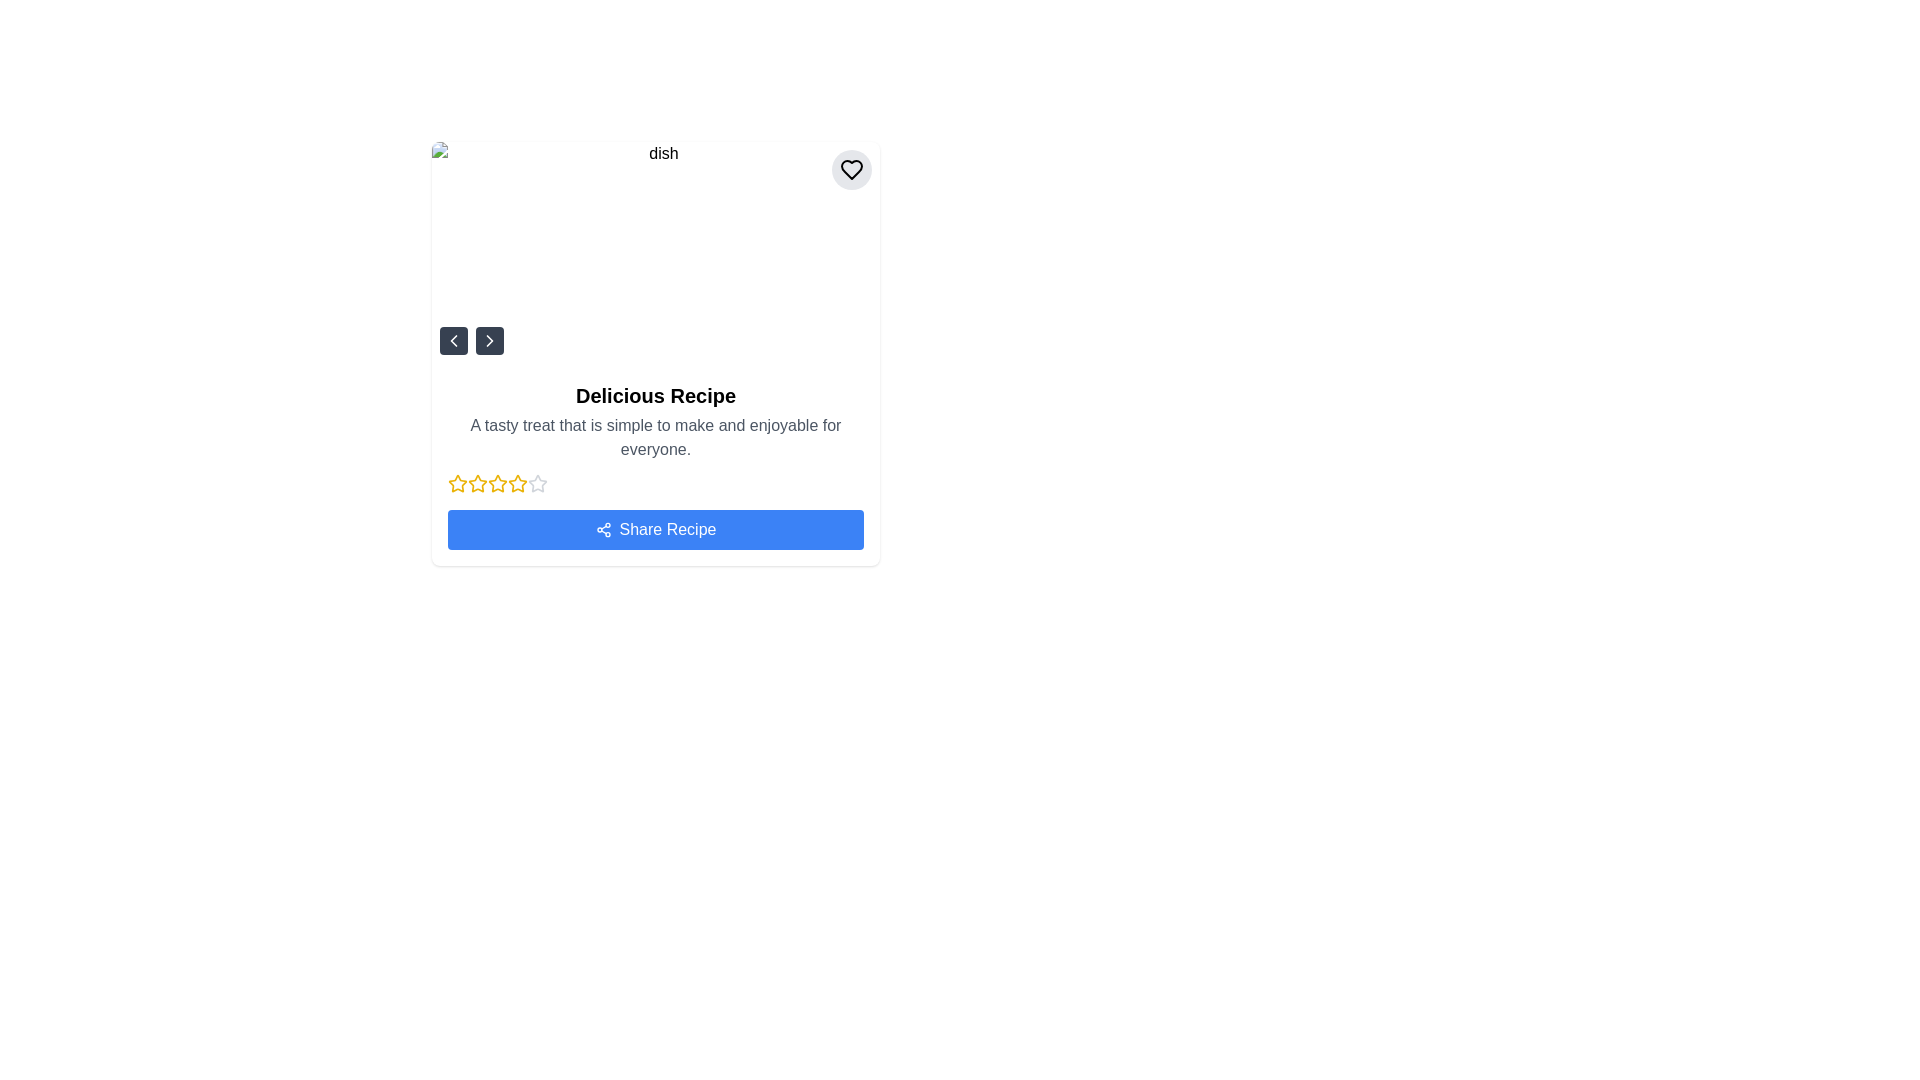 This screenshot has width=1920, height=1080. What do you see at coordinates (456, 483) in the screenshot?
I see `the first star in the rating component below the 'Delicious Recipe' text to rate it` at bounding box center [456, 483].